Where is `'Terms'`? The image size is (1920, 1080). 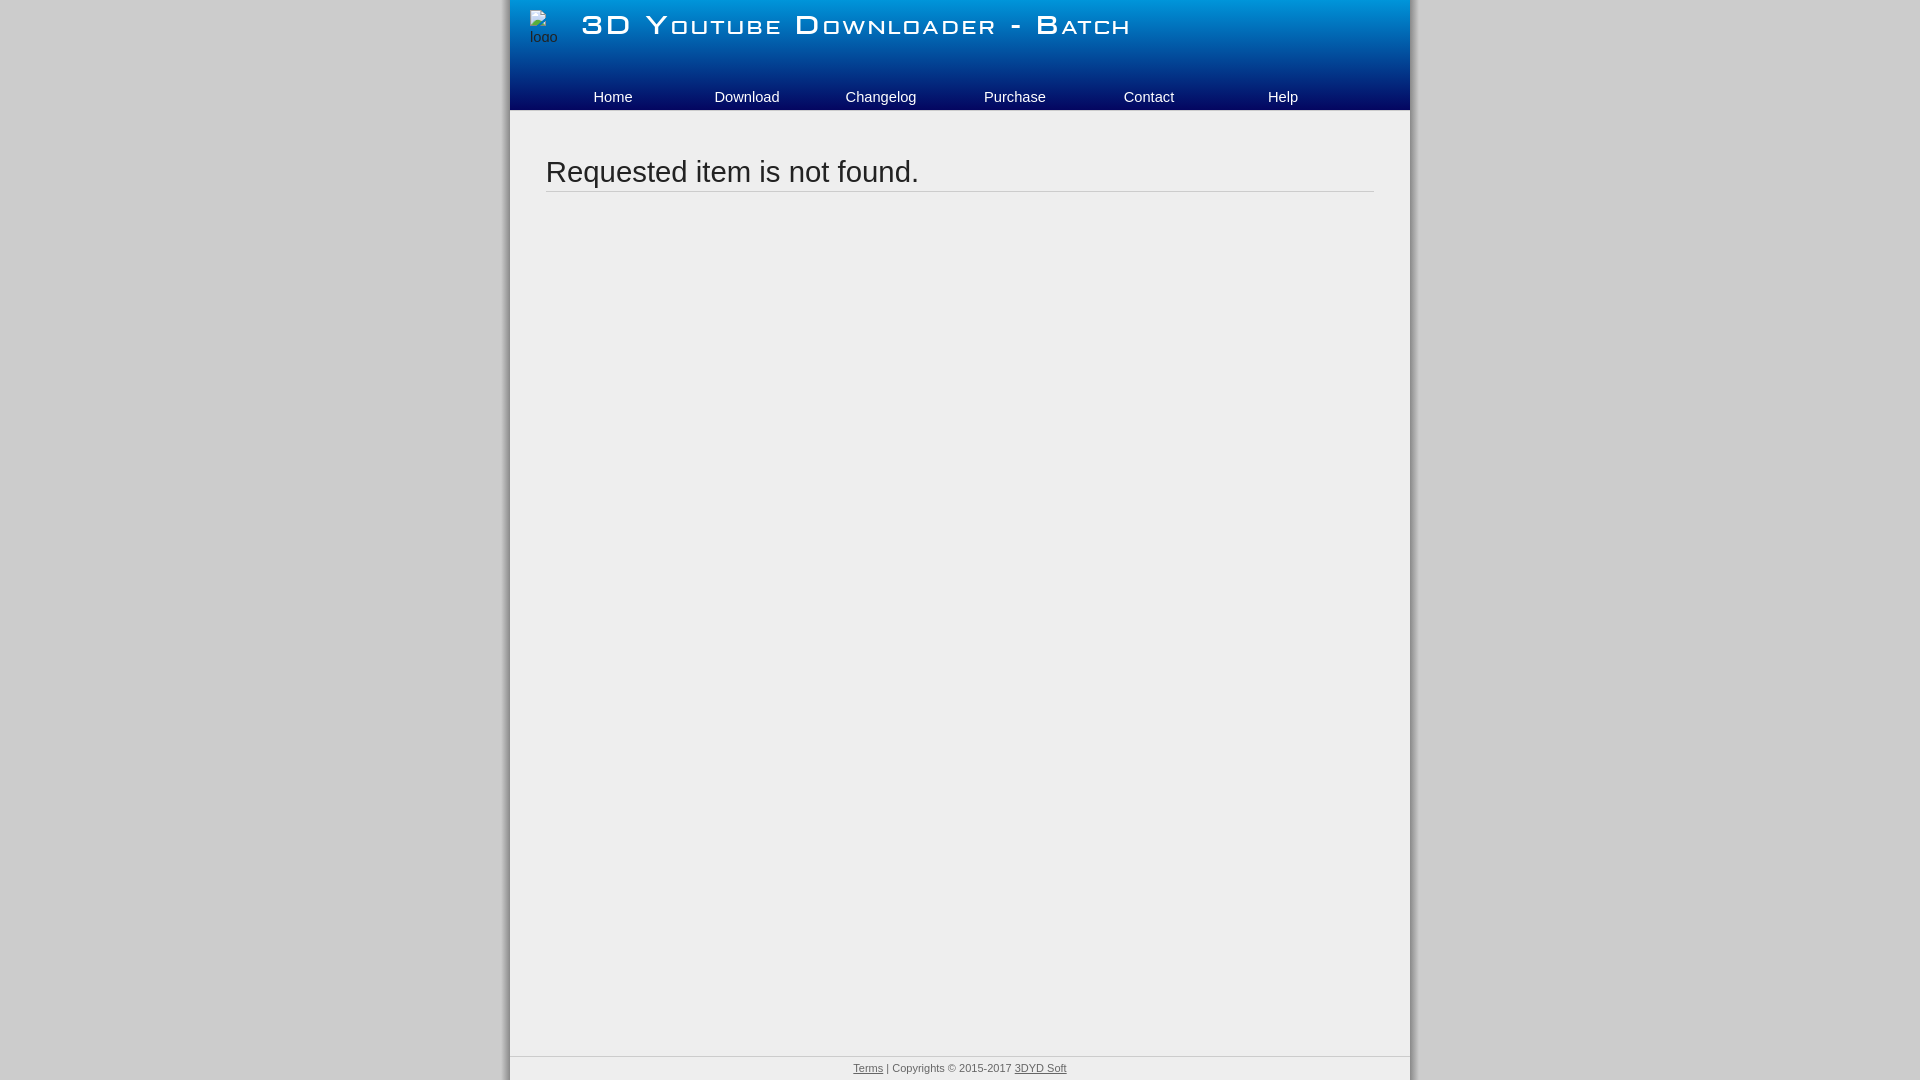 'Terms' is located at coordinates (868, 1067).